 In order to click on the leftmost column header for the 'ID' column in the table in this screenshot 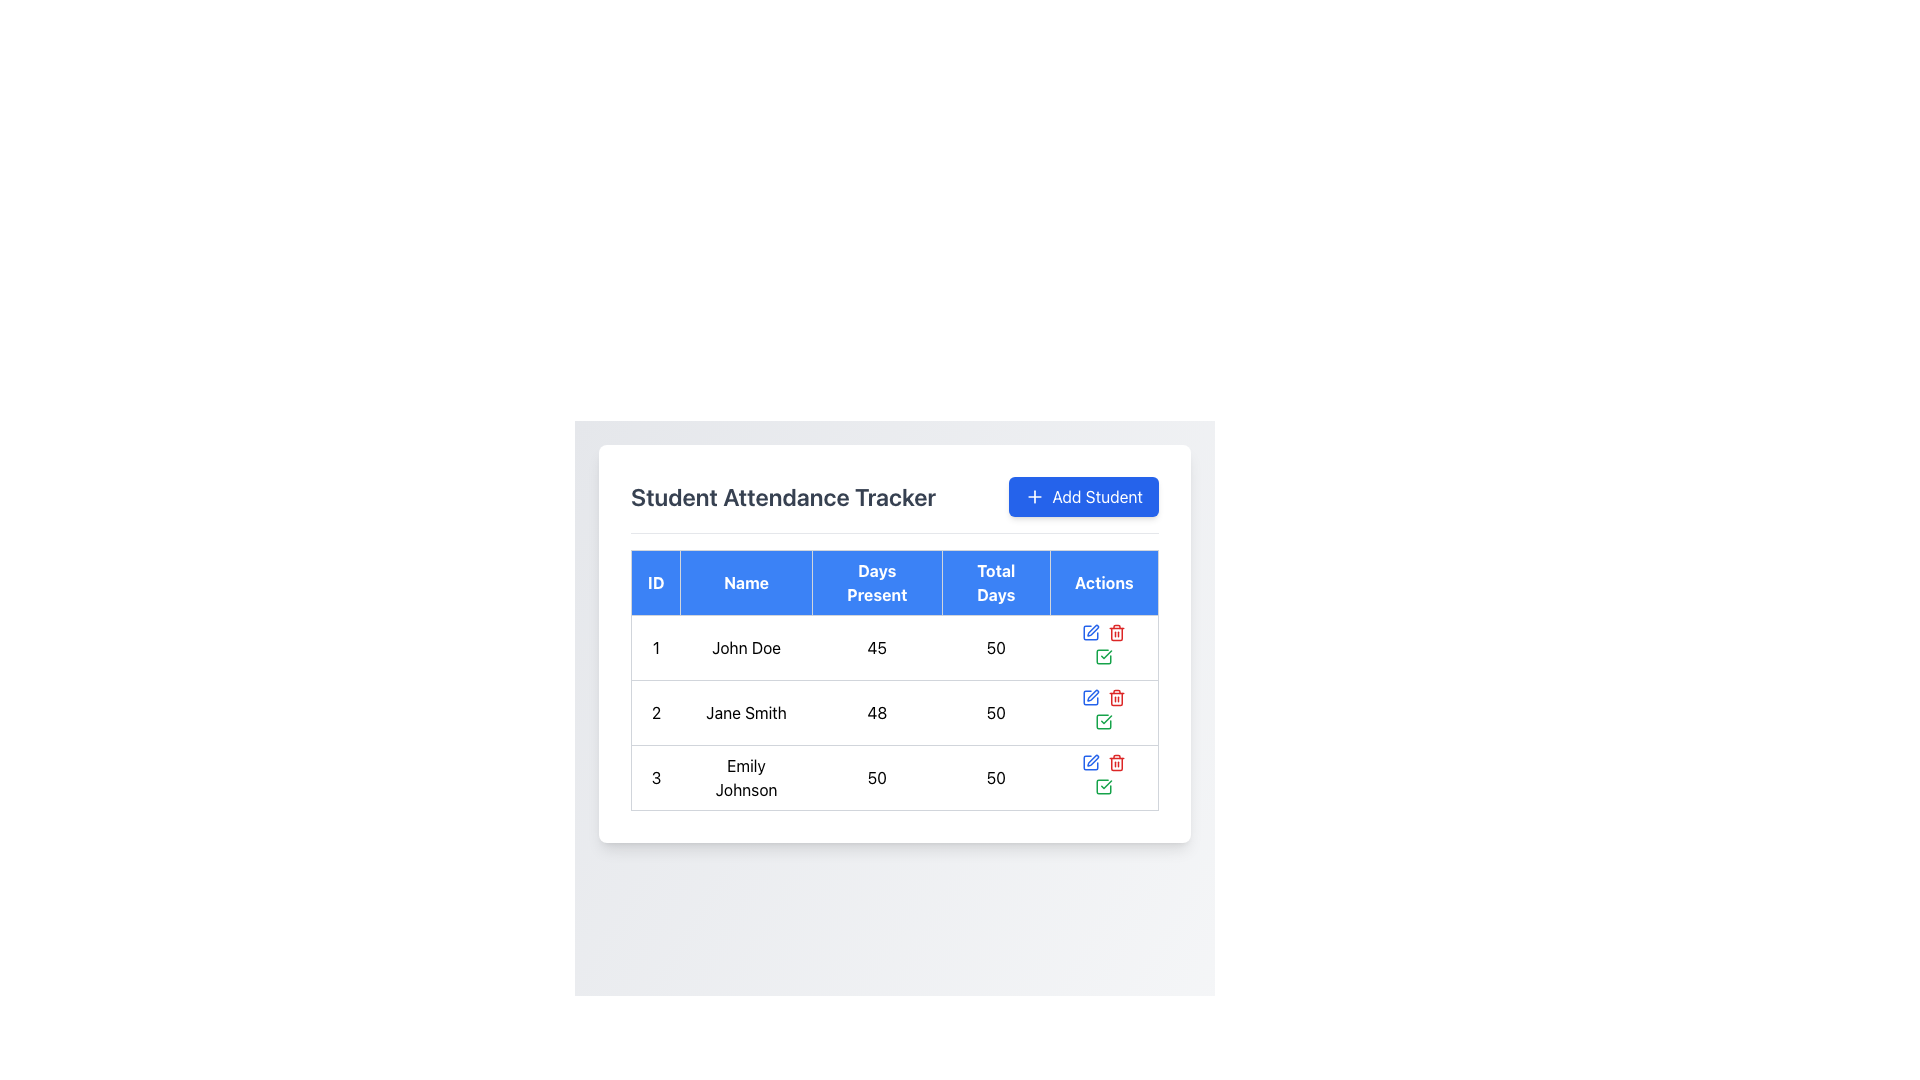, I will do `click(656, 582)`.